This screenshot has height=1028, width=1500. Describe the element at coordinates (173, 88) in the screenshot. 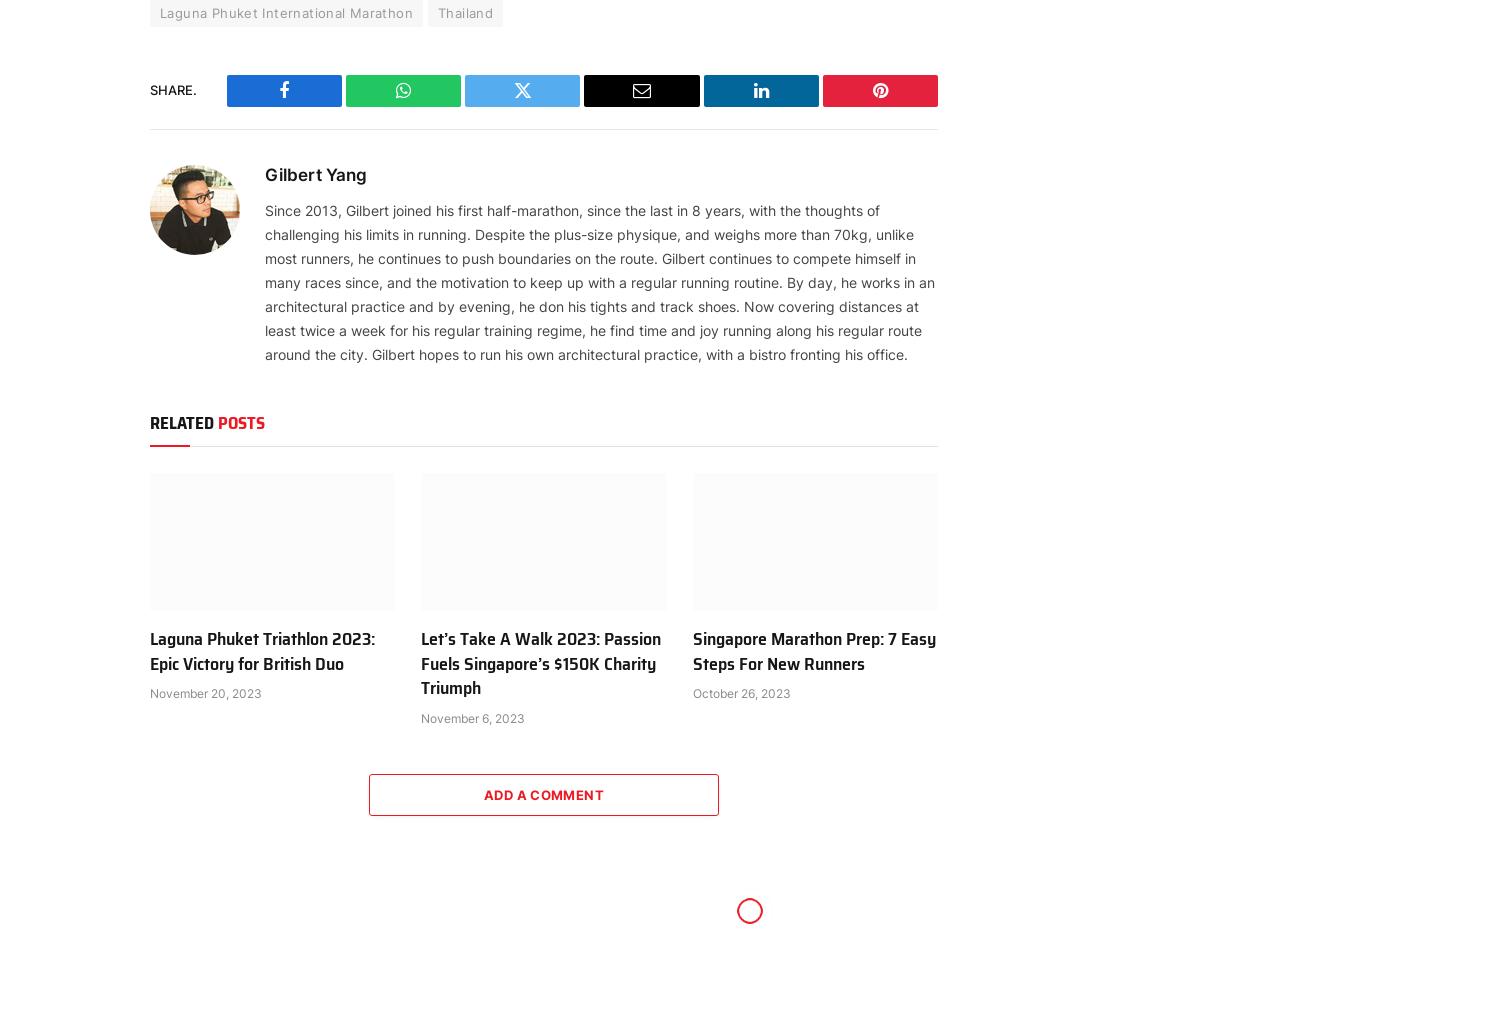

I see `'Share.'` at that location.